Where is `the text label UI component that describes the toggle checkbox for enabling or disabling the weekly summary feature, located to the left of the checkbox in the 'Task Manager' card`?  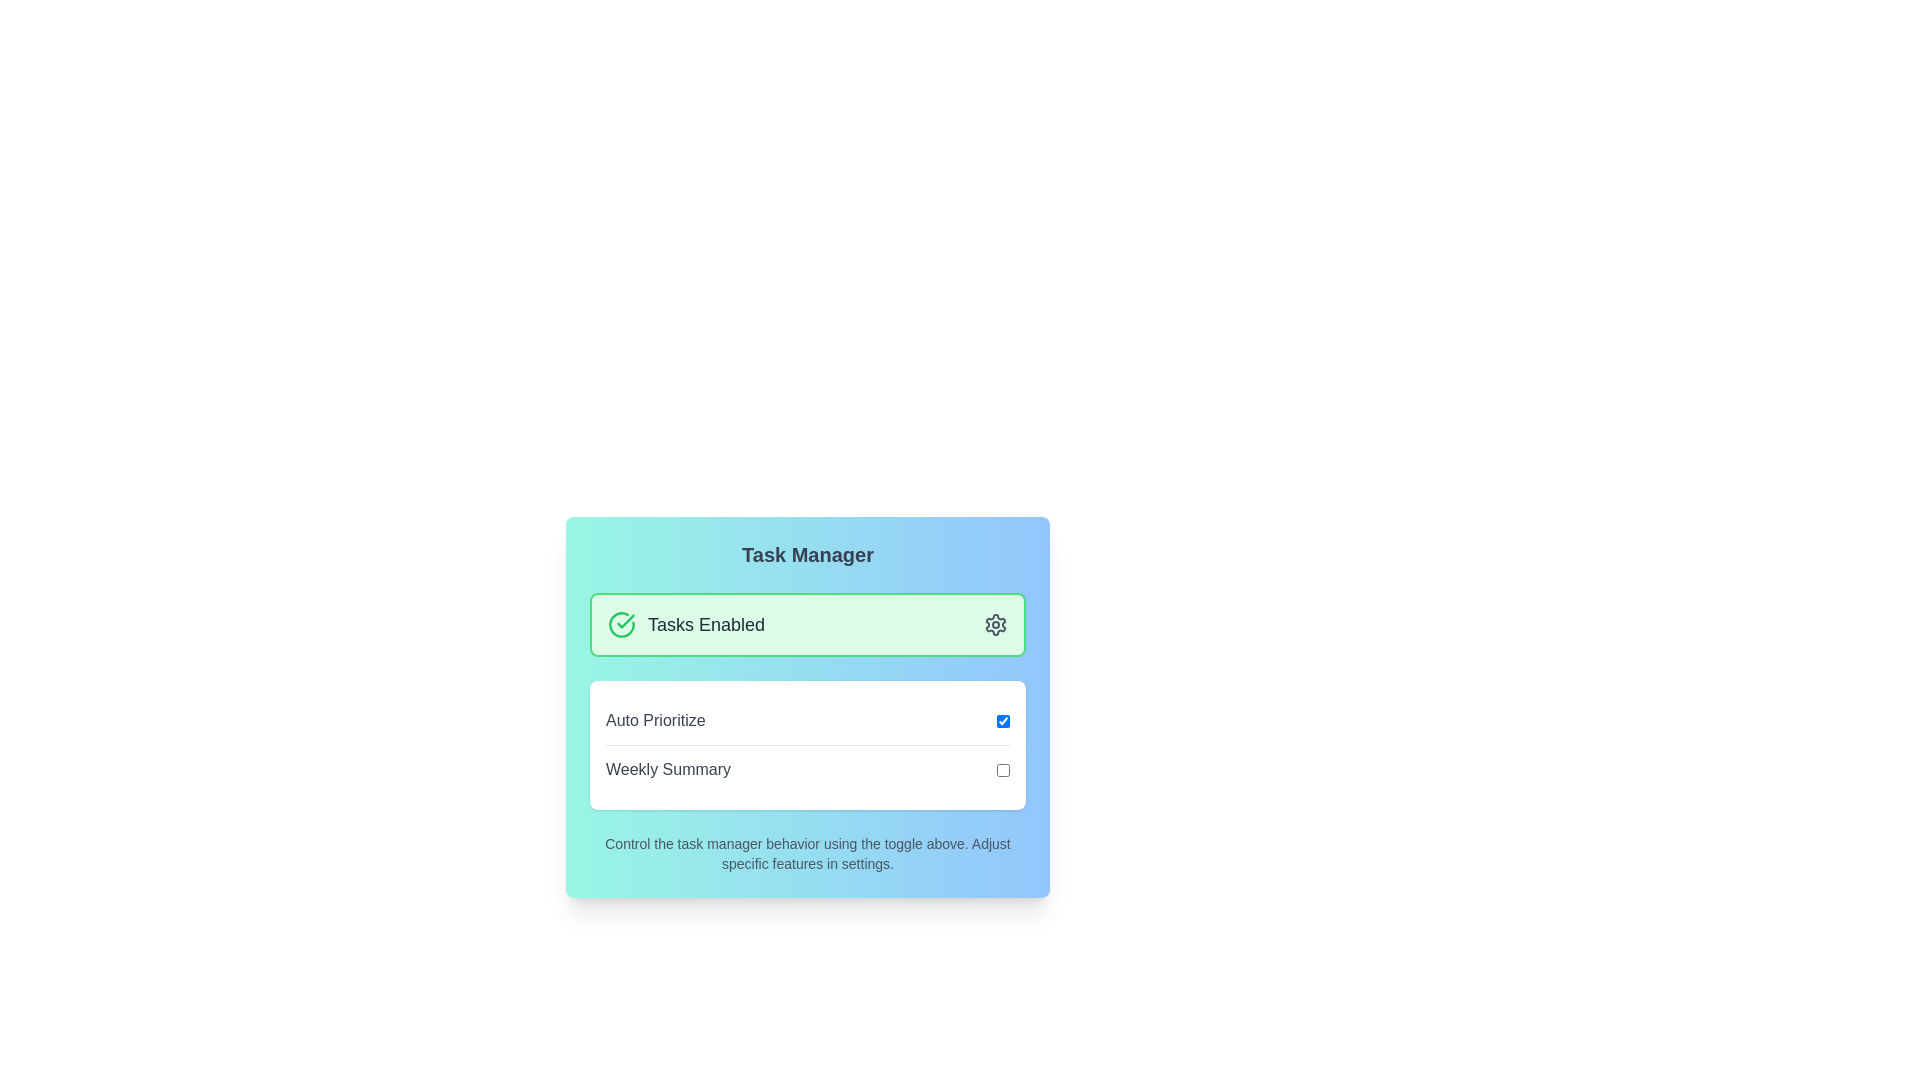
the text label UI component that describes the toggle checkbox for enabling or disabling the weekly summary feature, located to the left of the checkbox in the 'Task Manager' card is located at coordinates (668, 769).